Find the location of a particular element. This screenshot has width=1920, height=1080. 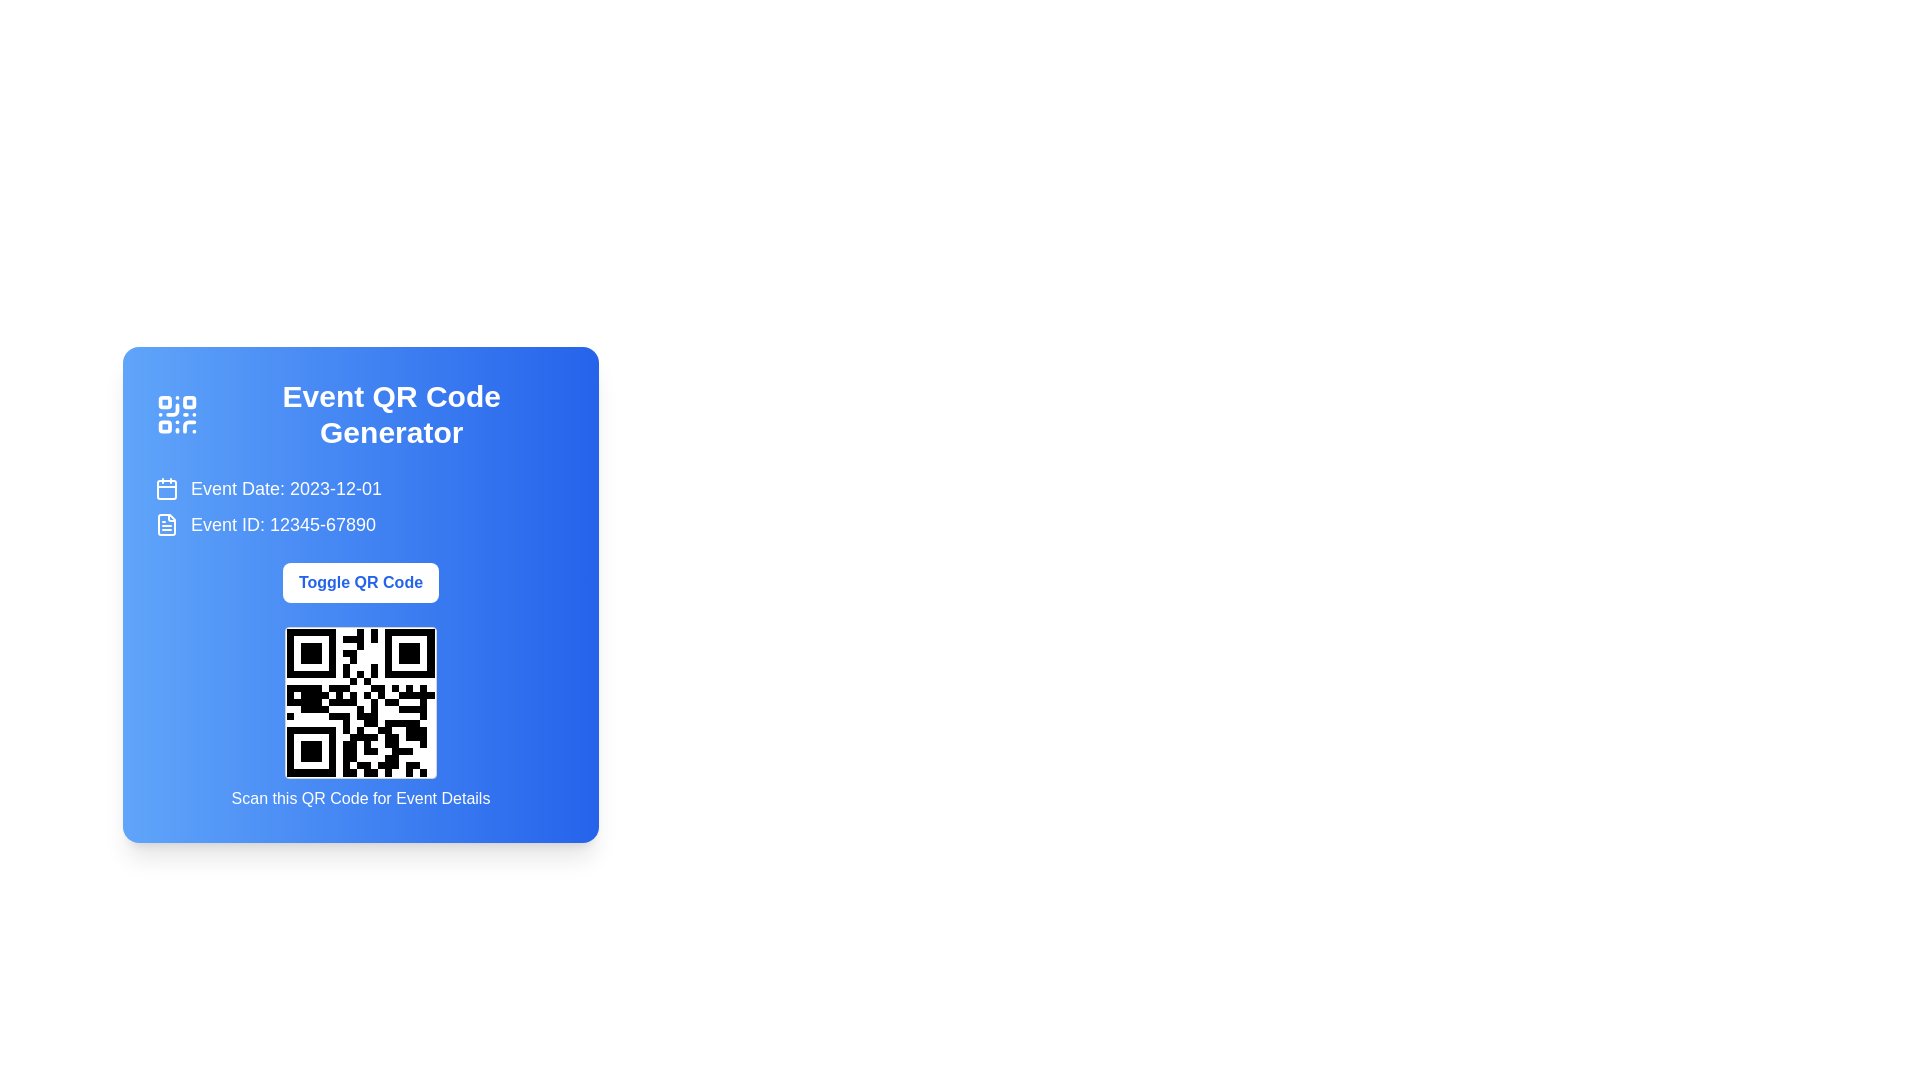

the QR code icon located on the left side of the 'Event QR Code Generator' section, which features a clean and minimalistic design with small square elements is located at coordinates (177, 414).